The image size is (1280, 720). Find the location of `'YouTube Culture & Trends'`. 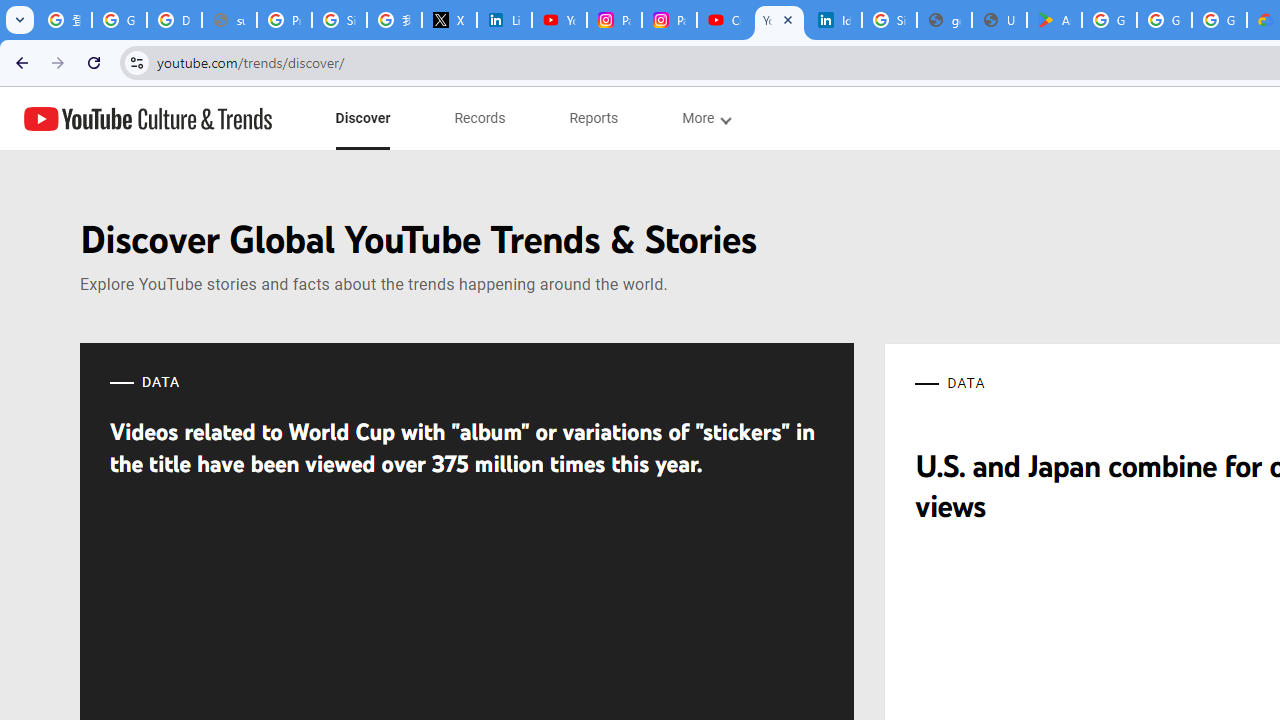

'YouTube Culture & Trends' is located at coordinates (146, 118).